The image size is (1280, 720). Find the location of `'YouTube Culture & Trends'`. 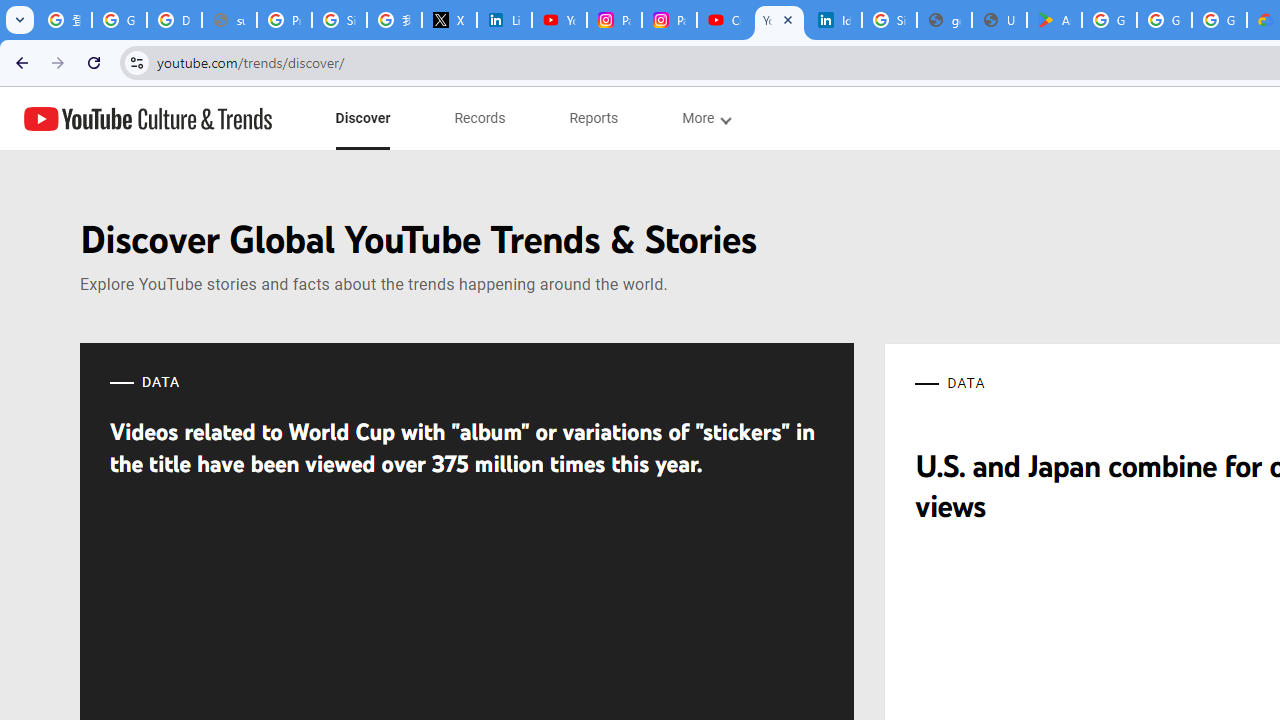

'YouTube Culture & Trends' is located at coordinates (146, 118).